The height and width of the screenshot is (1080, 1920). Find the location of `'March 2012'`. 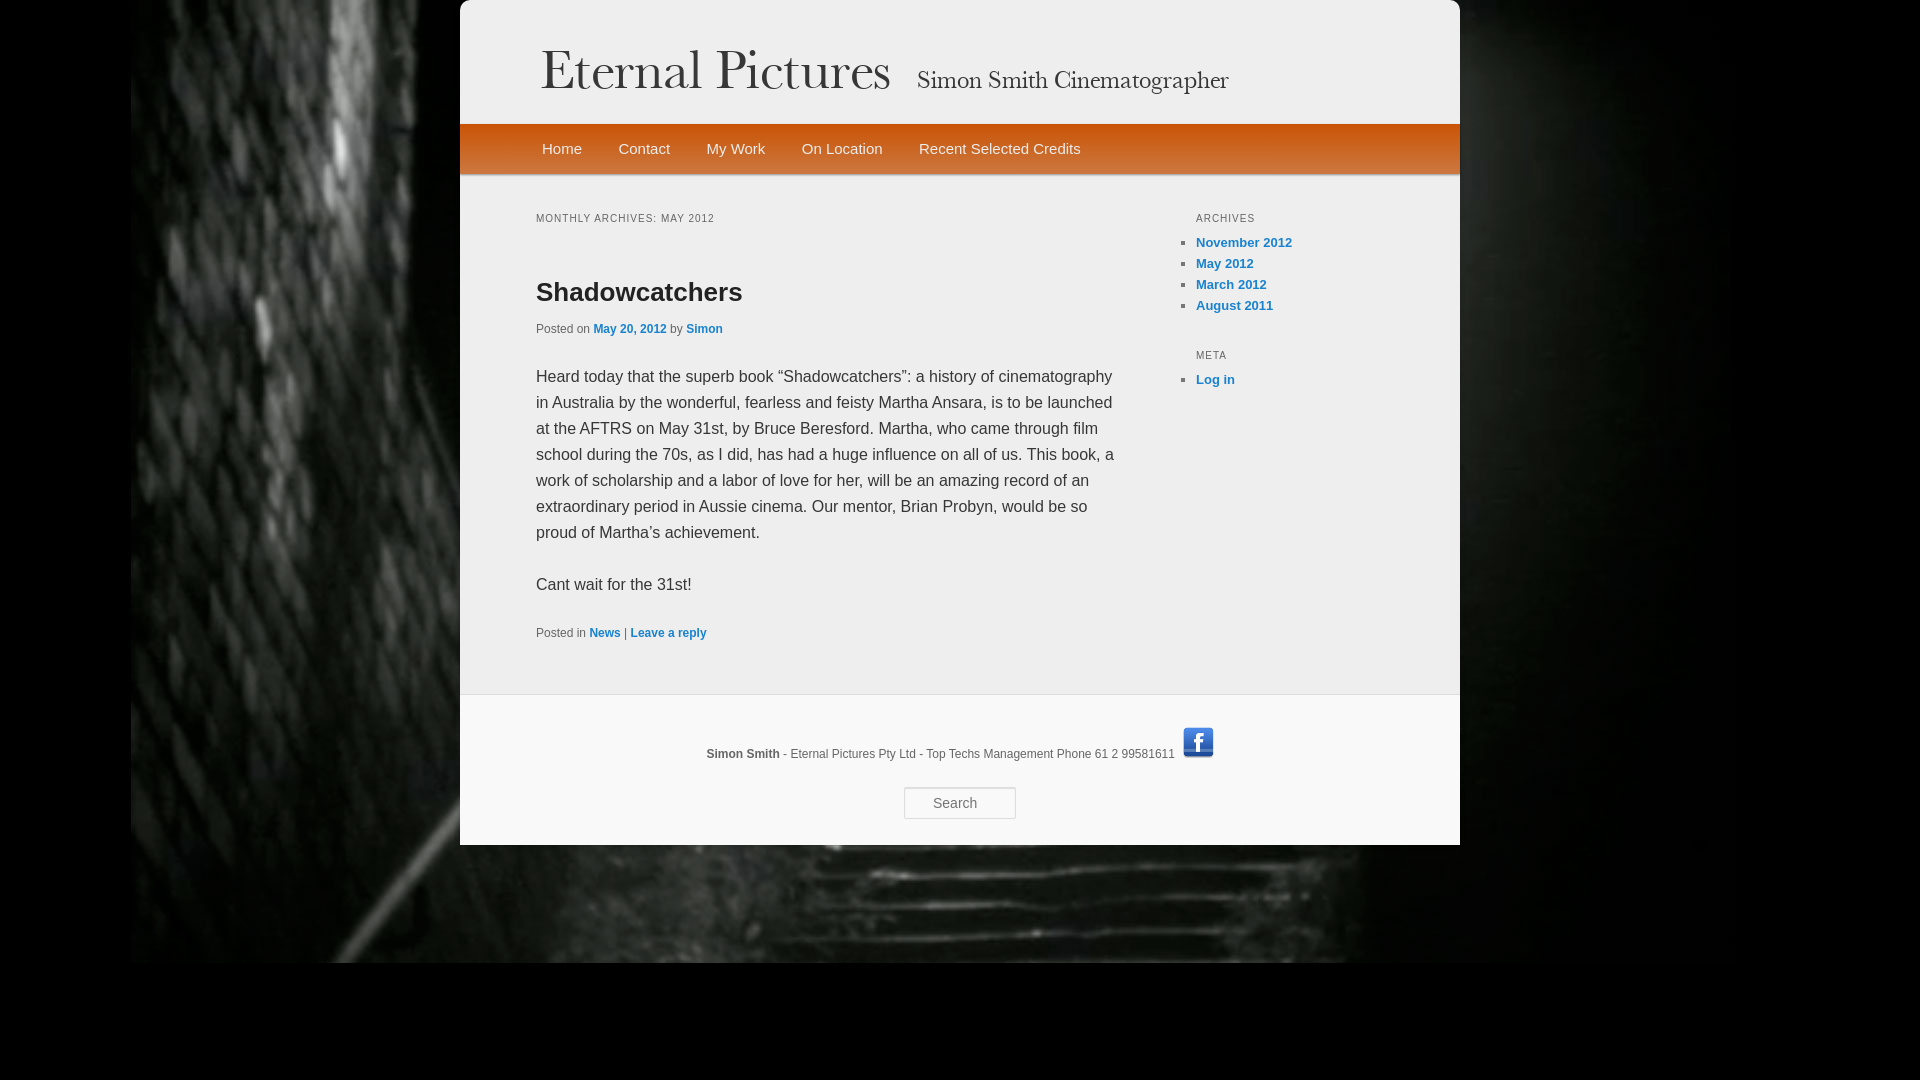

'March 2012' is located at coordinates (1230, 284).